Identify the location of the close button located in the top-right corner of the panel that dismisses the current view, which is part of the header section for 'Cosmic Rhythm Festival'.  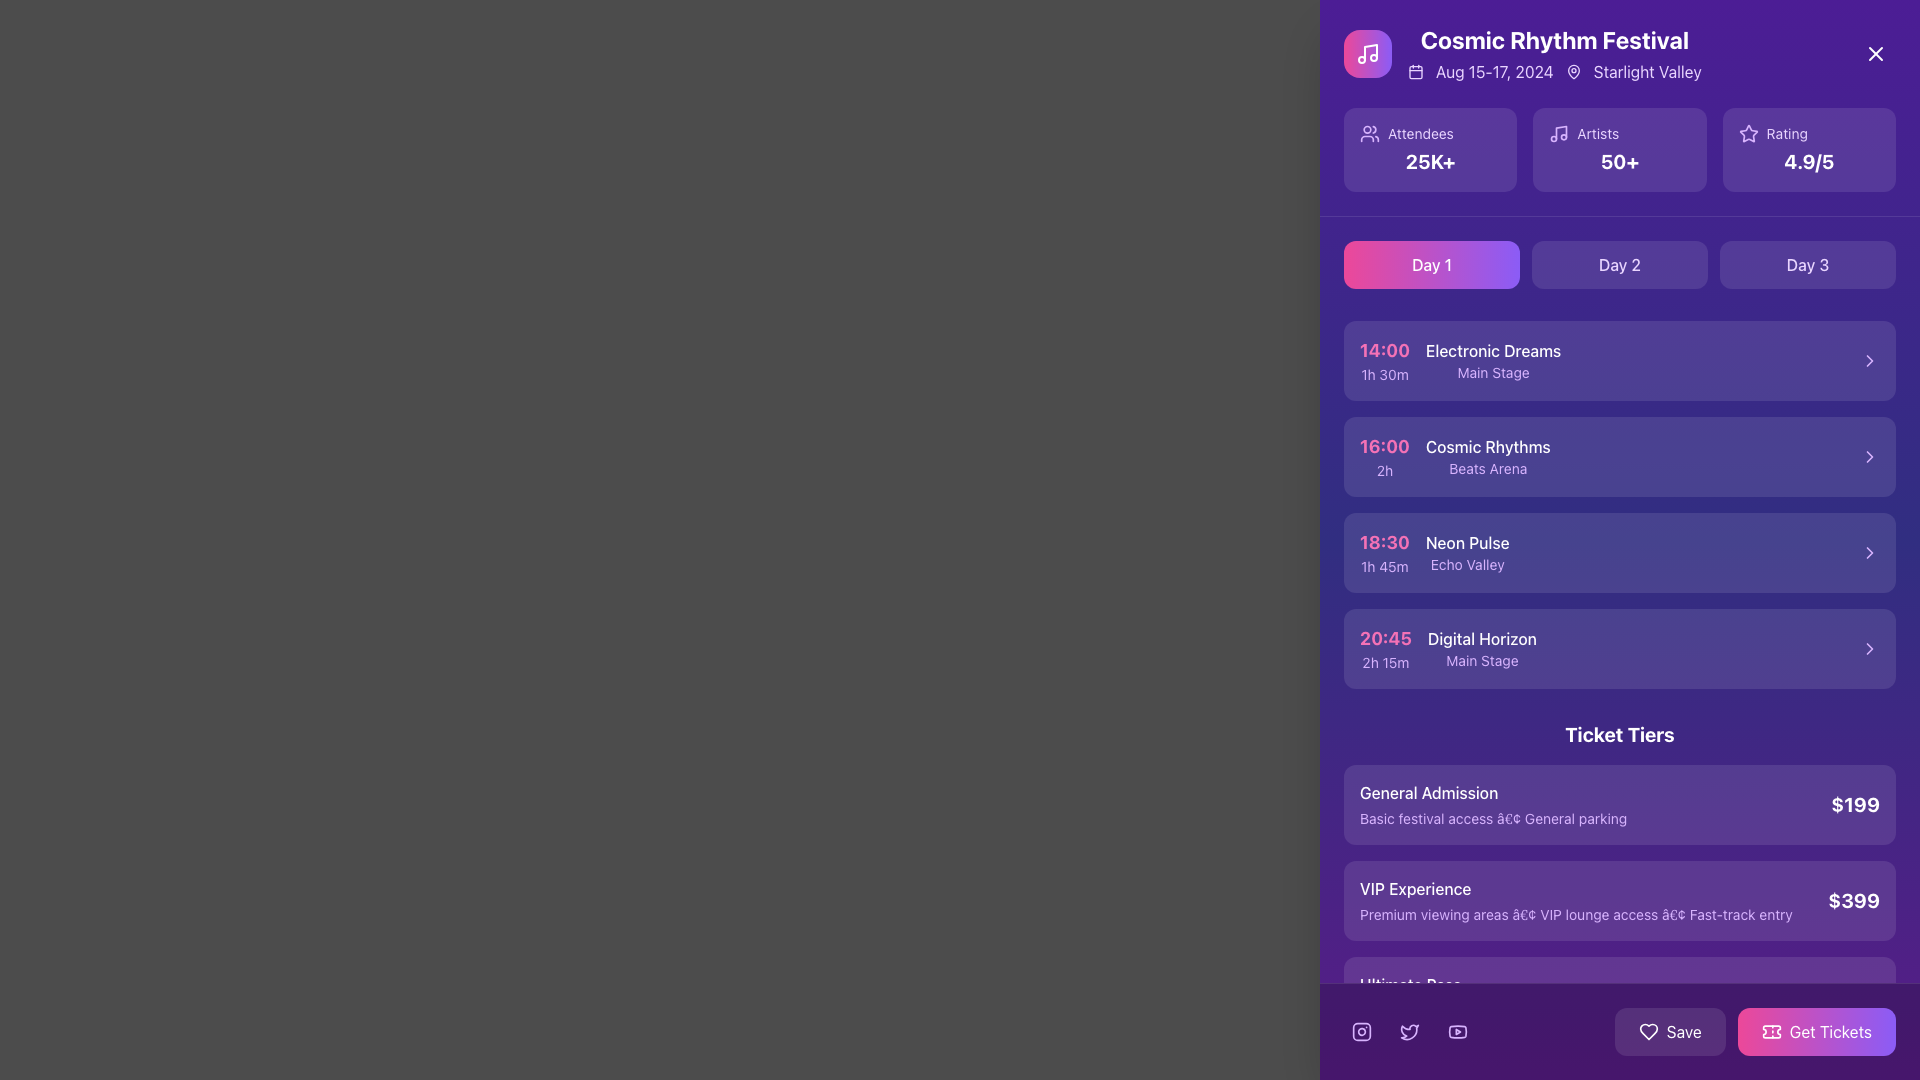
(1875, 53).